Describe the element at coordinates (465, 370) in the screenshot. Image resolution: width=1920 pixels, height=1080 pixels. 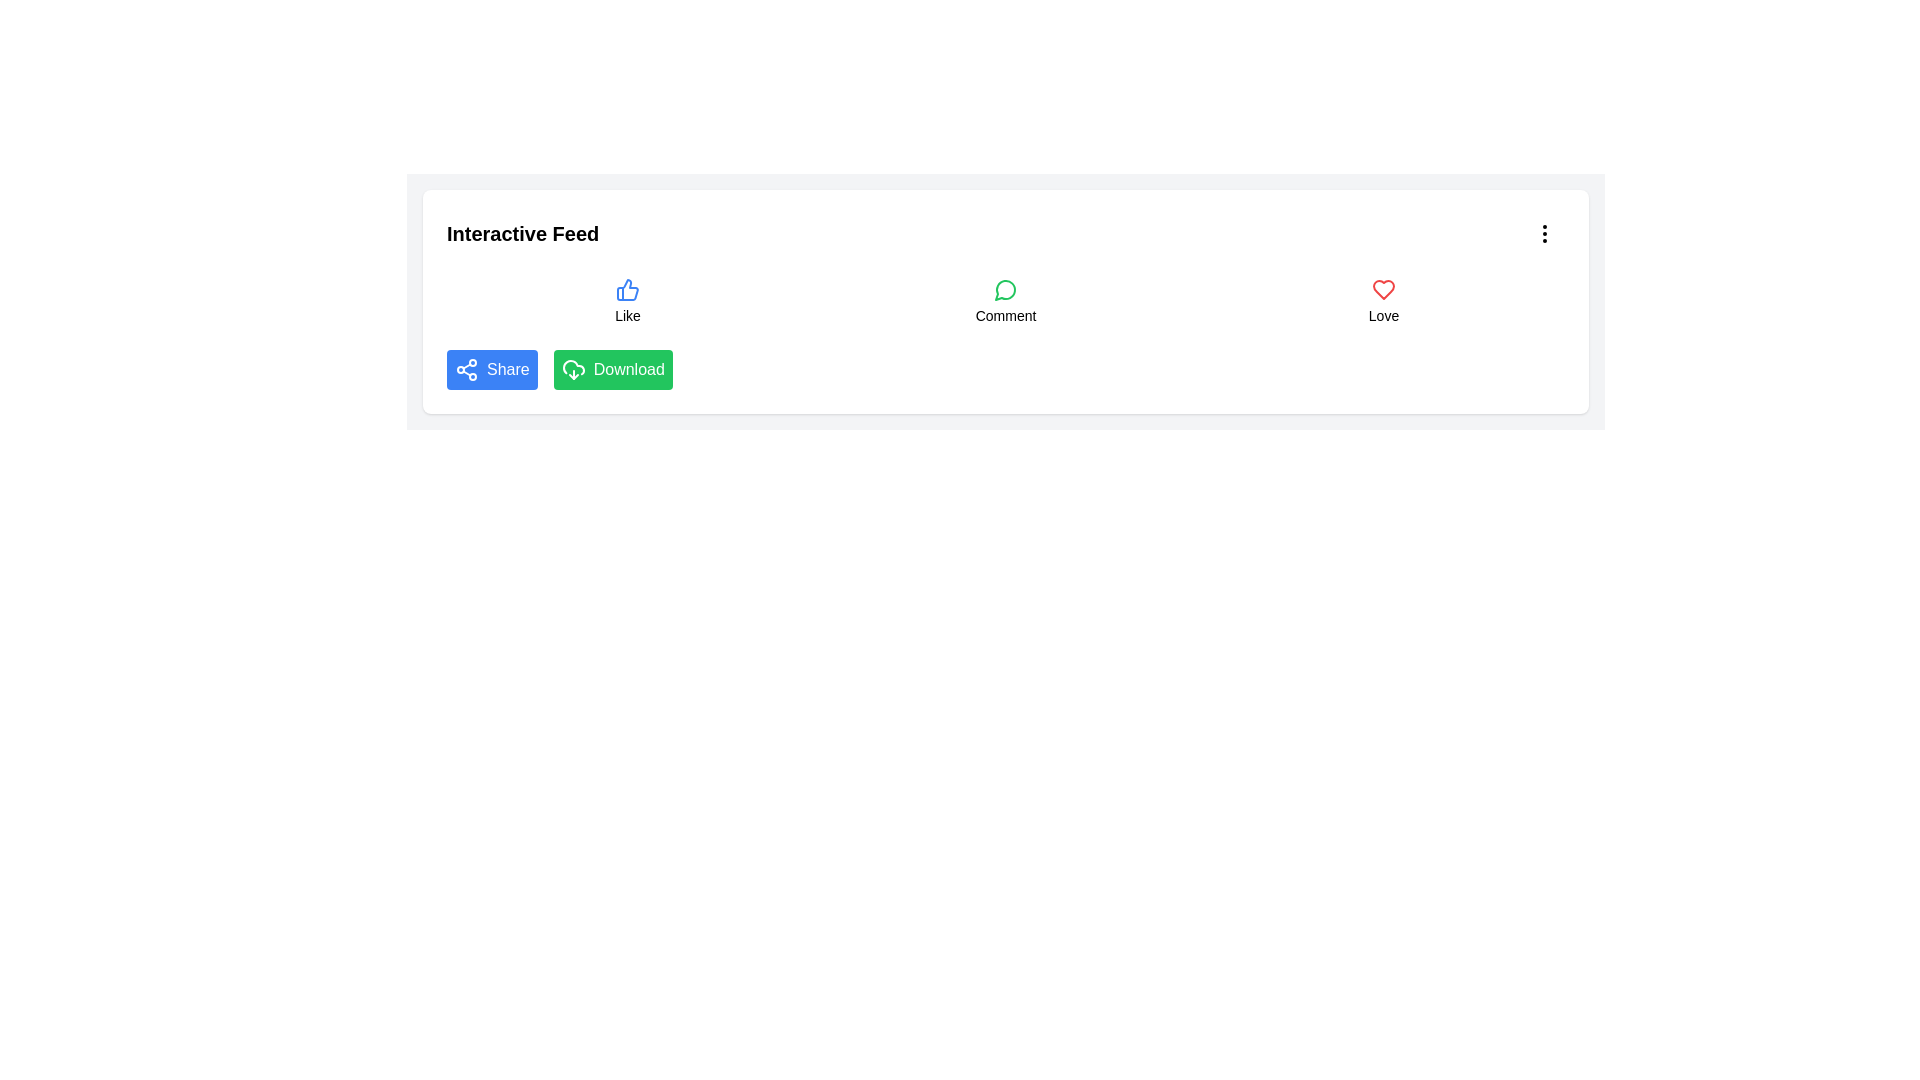
I see `the Share icon located within the blue button at the bottom left corner of the Interactive Feed component` at that location.